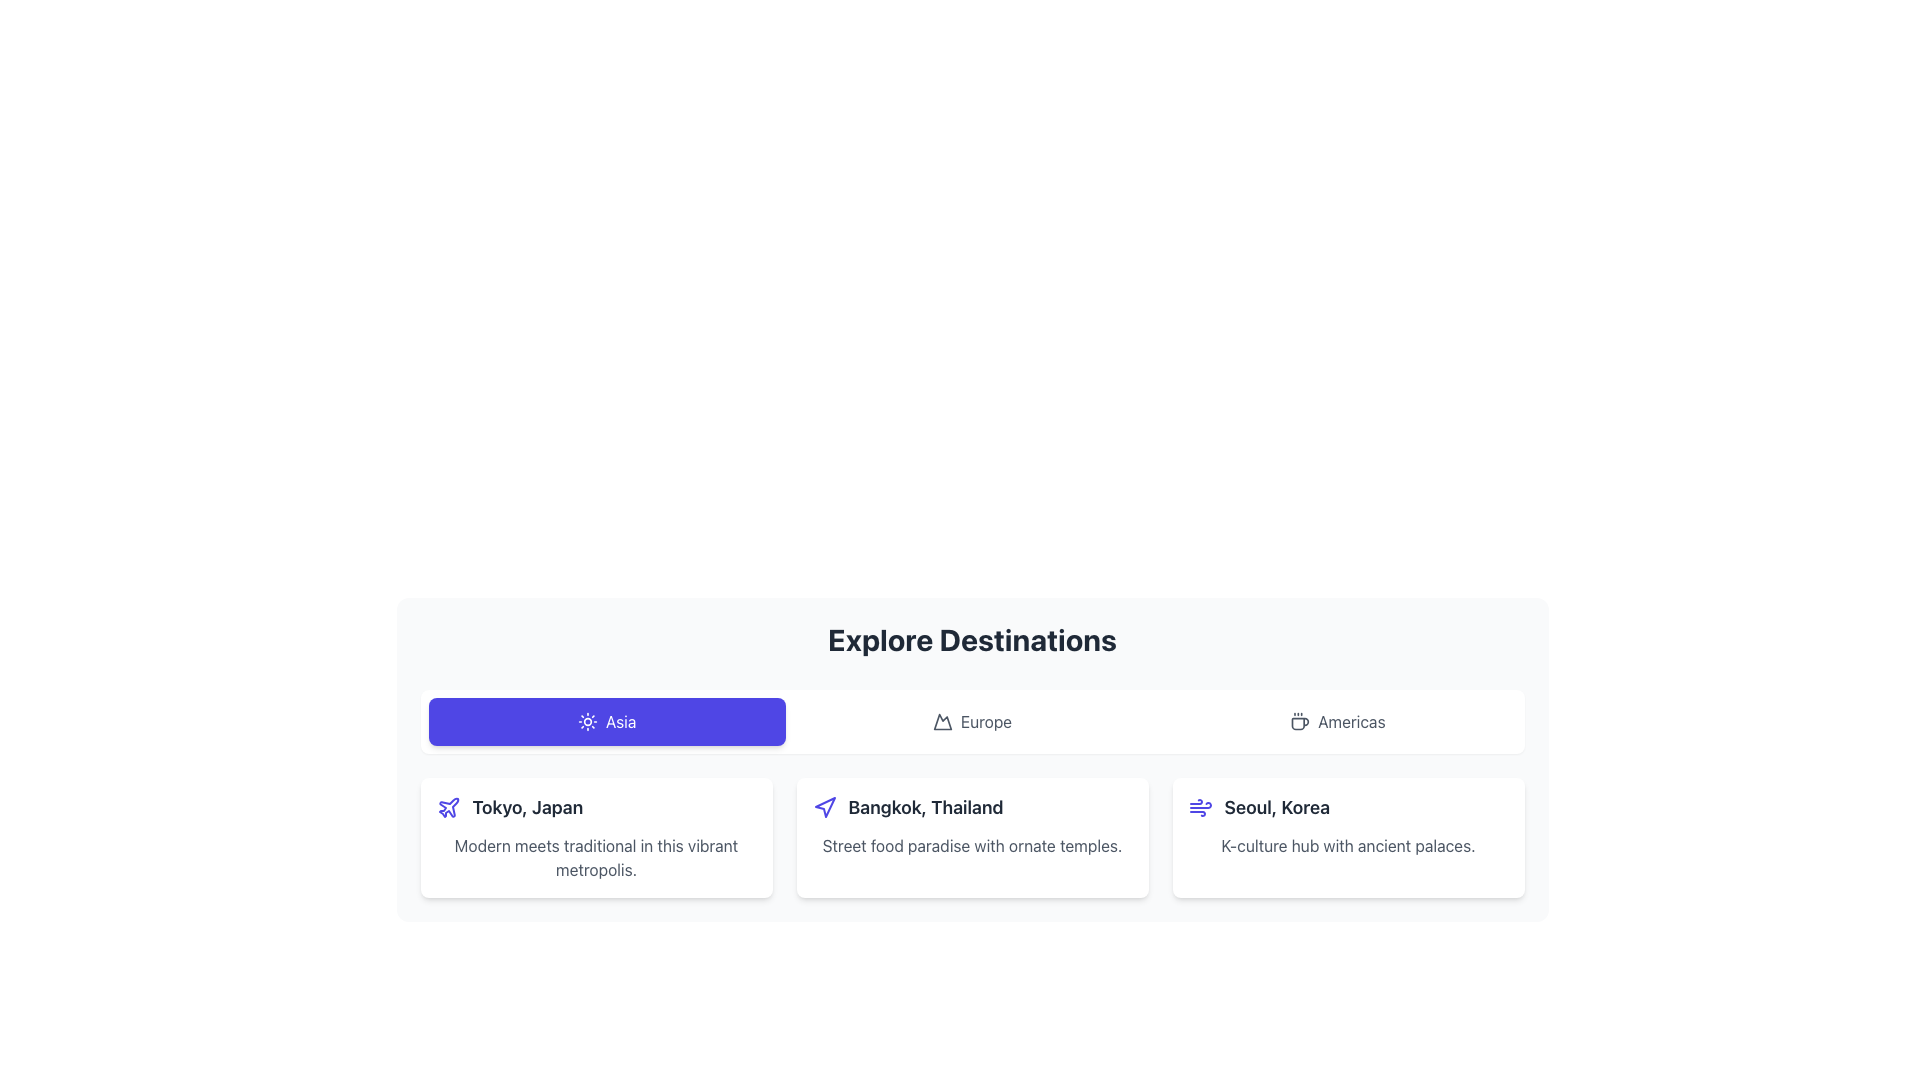  I want to click on the button representing the 'Americas' category to filter or navigate to content related to this geographical category, so click(1337, 721).